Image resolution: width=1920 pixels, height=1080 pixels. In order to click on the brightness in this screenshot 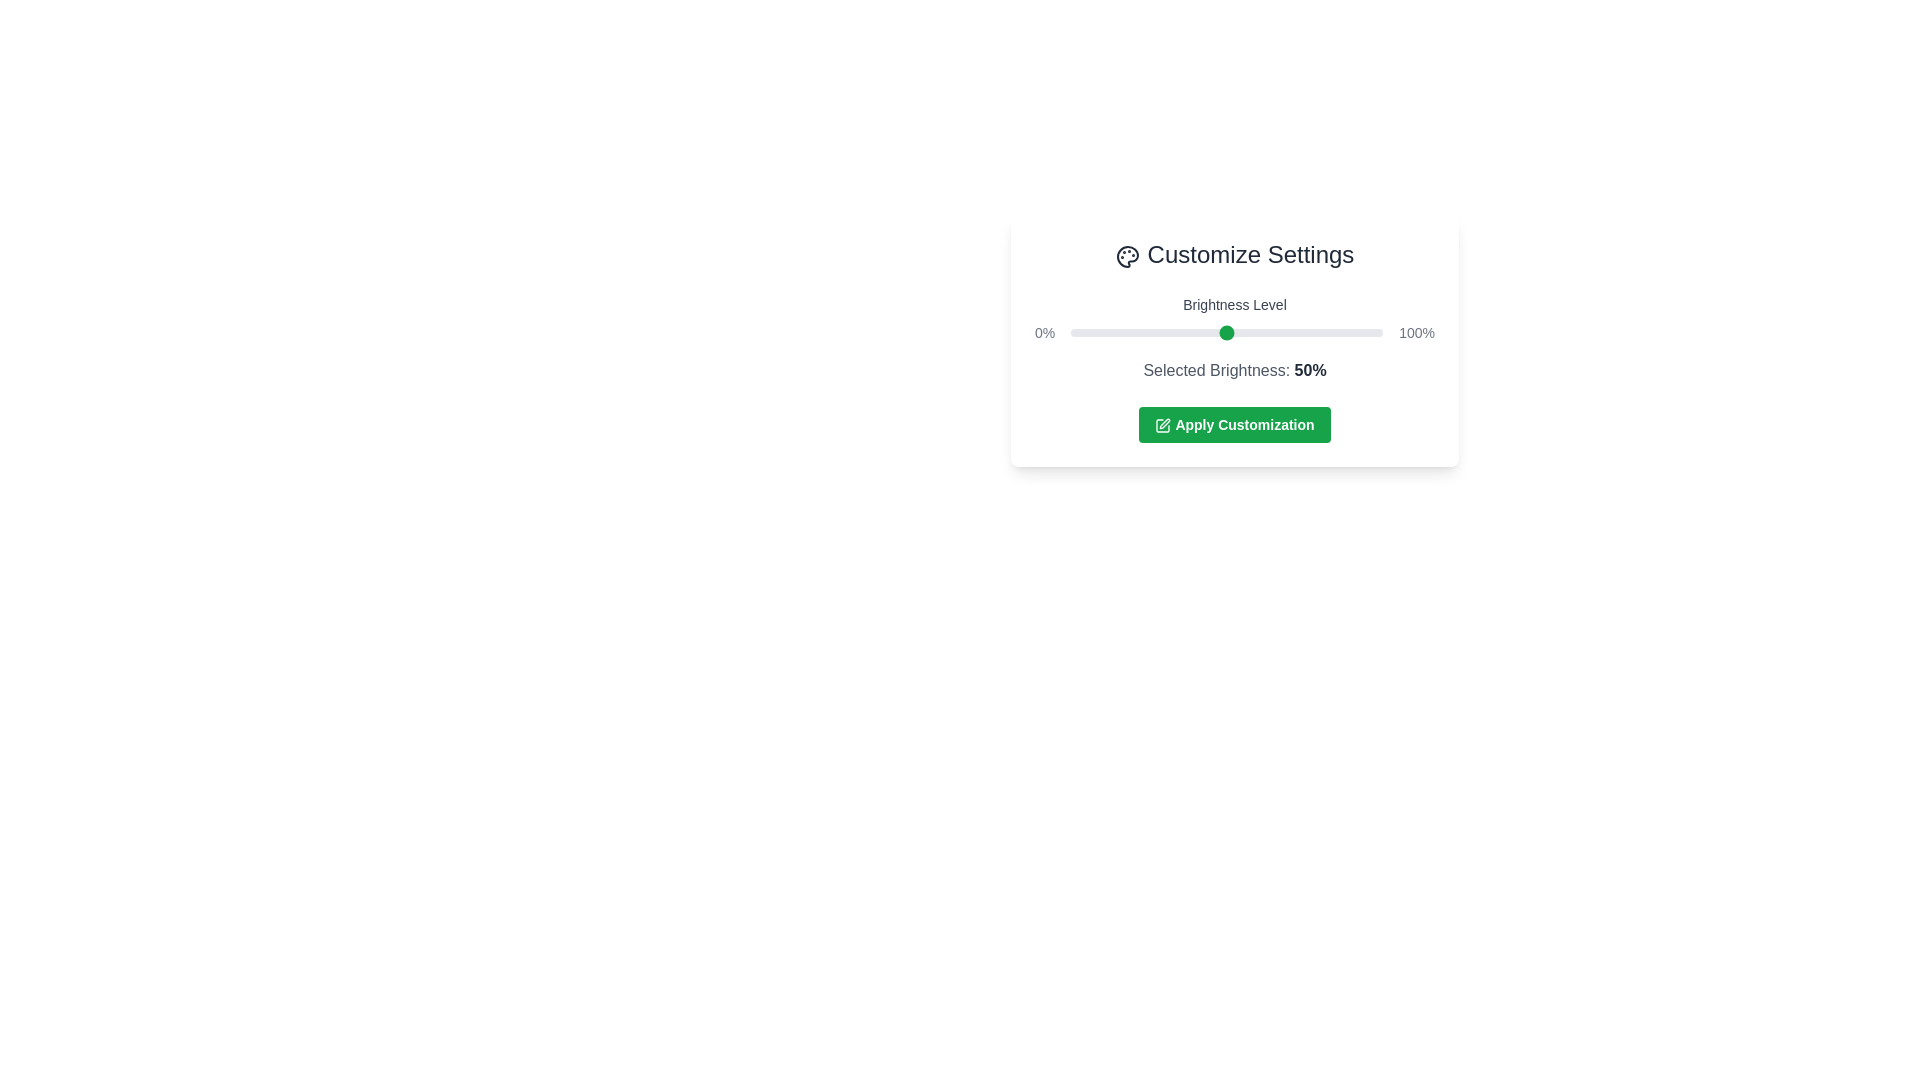, I will do `click(1207, 331)`.